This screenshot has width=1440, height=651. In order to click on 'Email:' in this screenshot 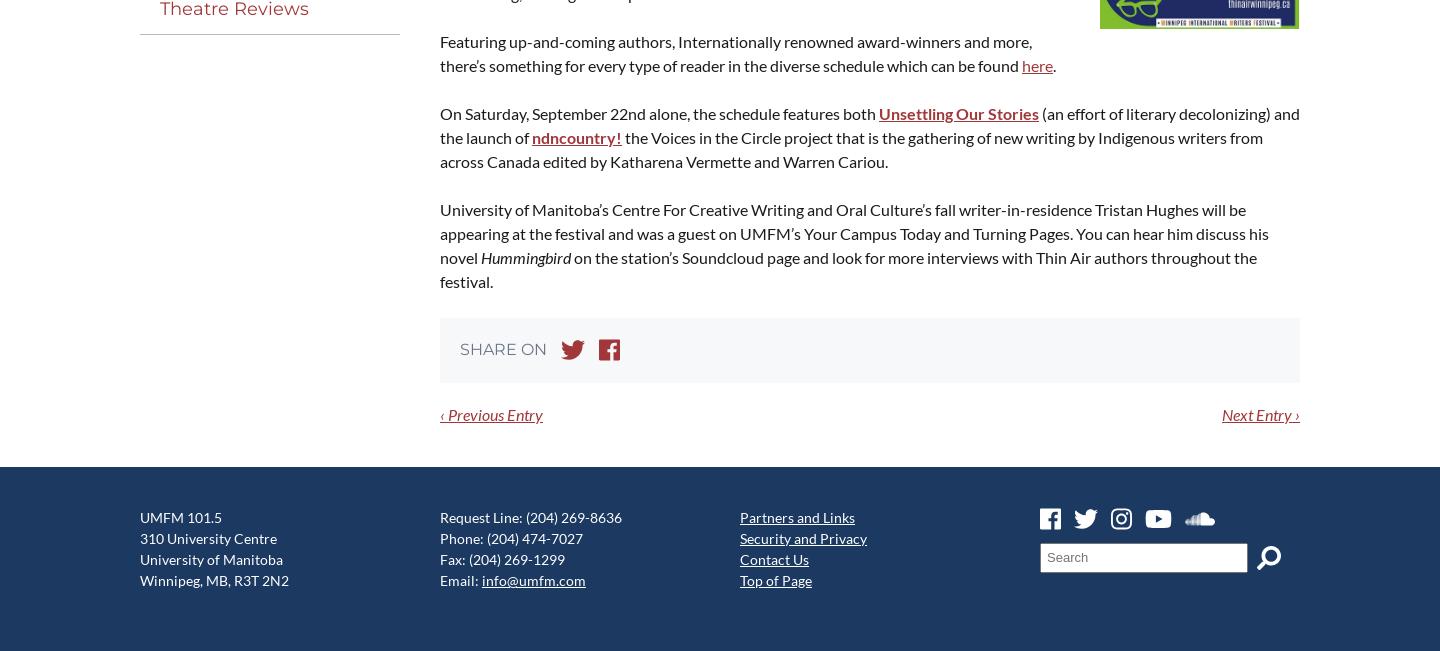, I will do `click(460, 579)`.